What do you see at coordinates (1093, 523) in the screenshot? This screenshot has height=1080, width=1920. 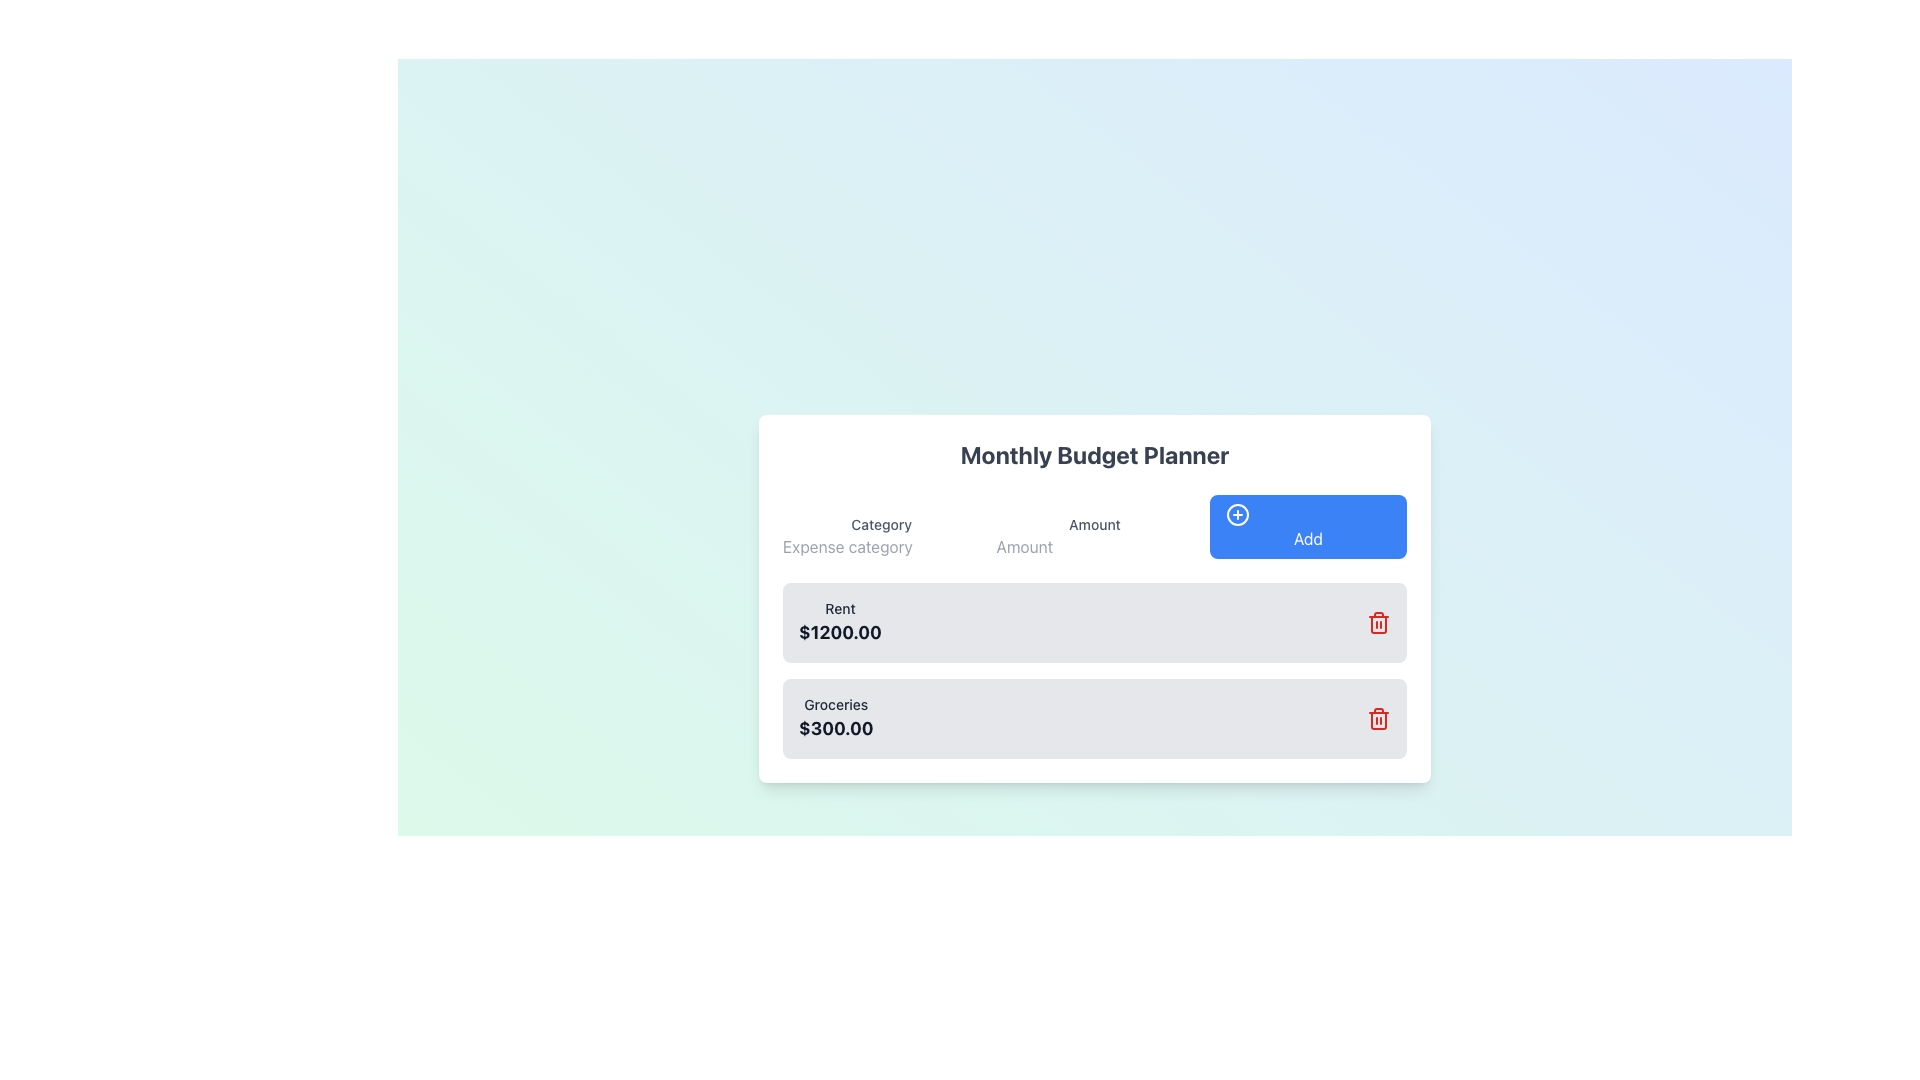 I see `the label that indicates 'Amount', which is positioned above the numerical input field and aligned with the 'Category' label` at bounding box center [1093, 523].